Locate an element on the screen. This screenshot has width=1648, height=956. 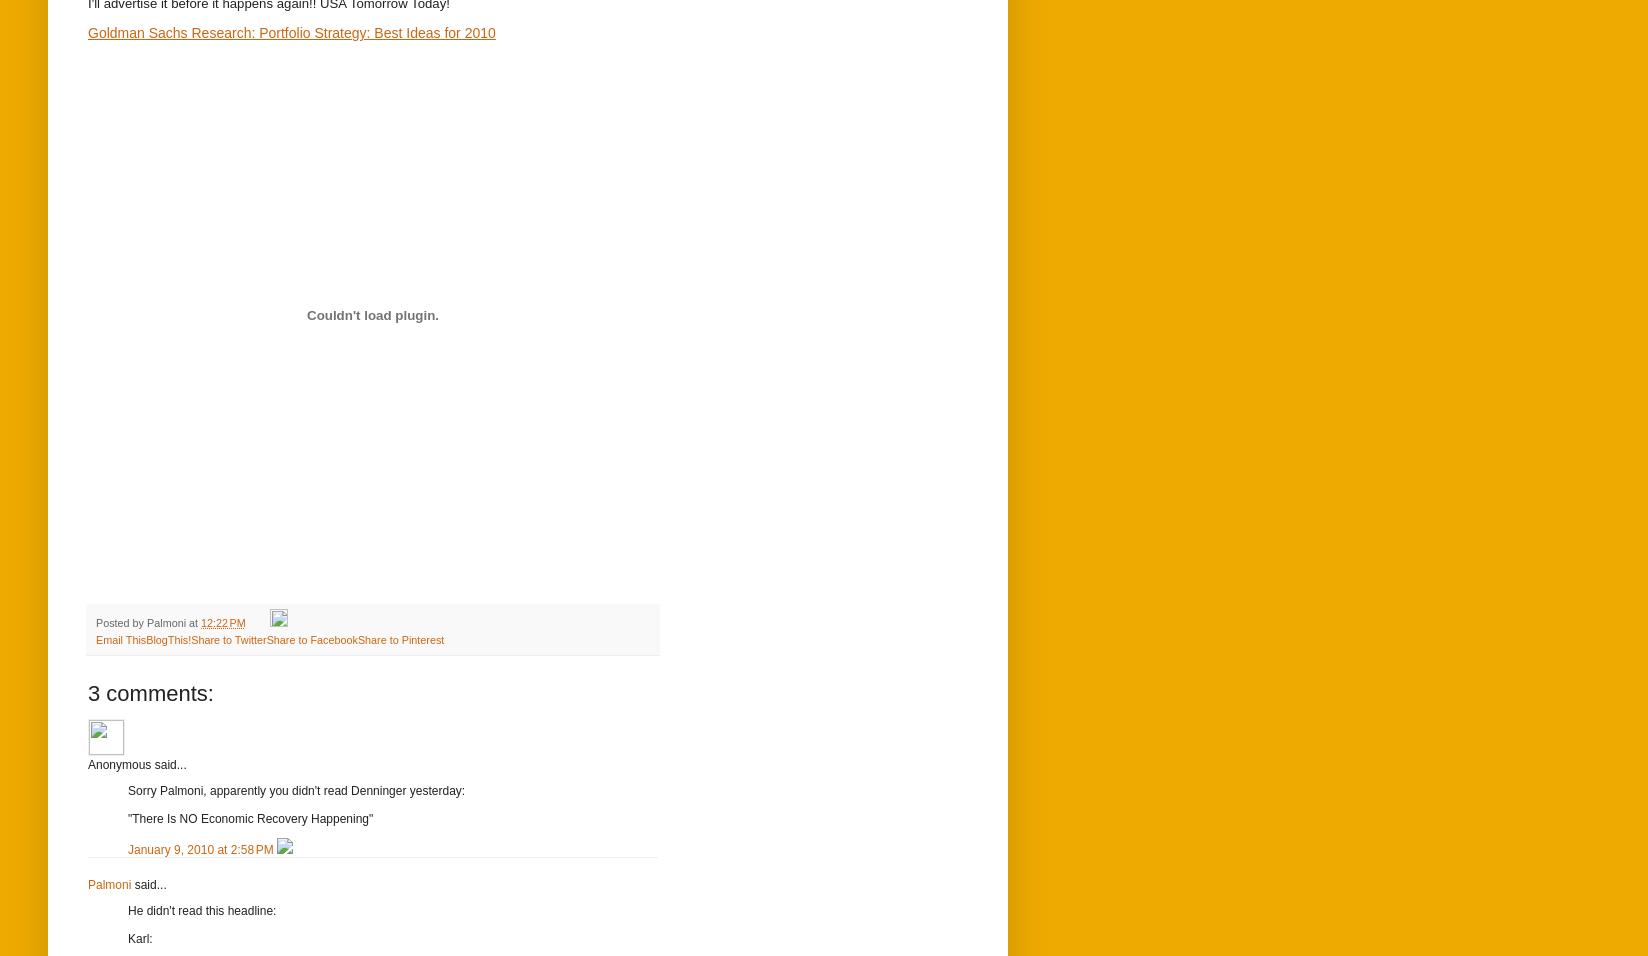
'at' is located at coordinates (194, 623).